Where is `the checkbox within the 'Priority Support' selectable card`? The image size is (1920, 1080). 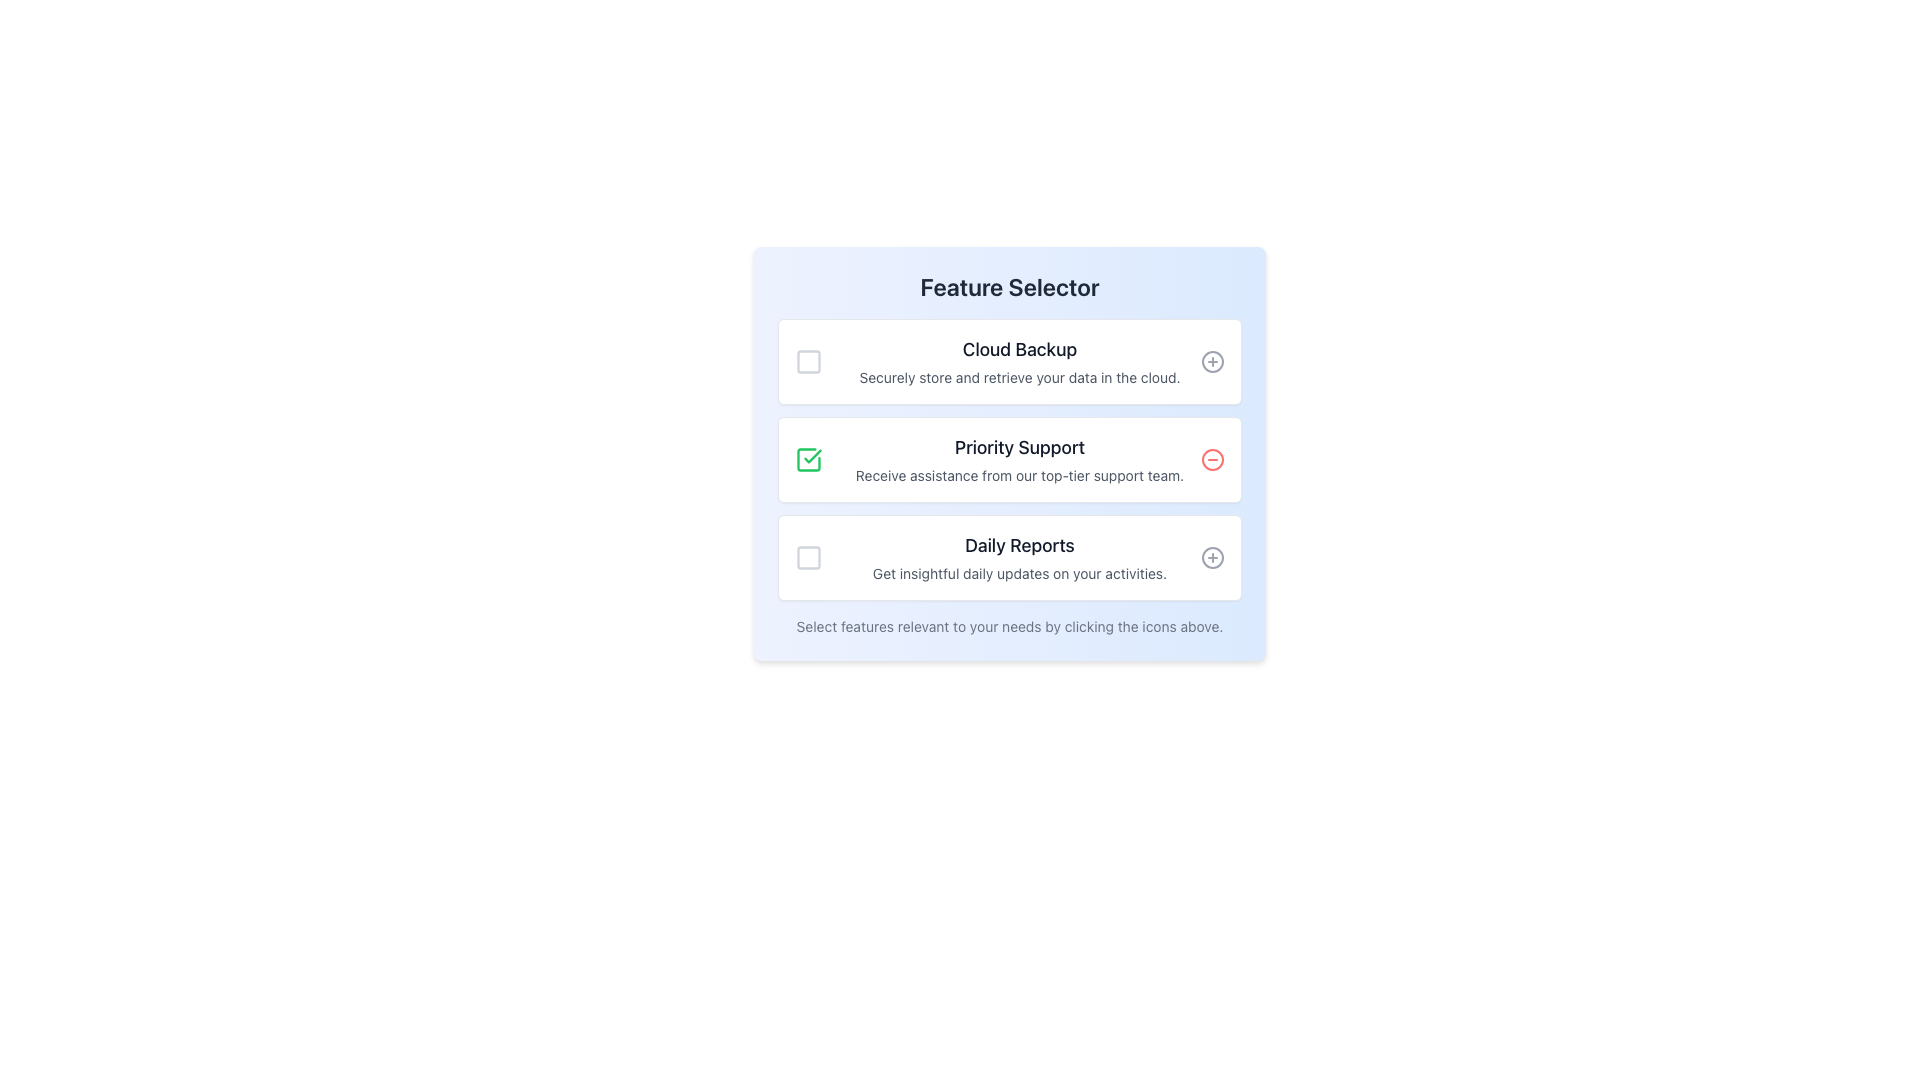
the checkbox within the 'Priority Support' selectable card is located at coordinates (1009, 459).